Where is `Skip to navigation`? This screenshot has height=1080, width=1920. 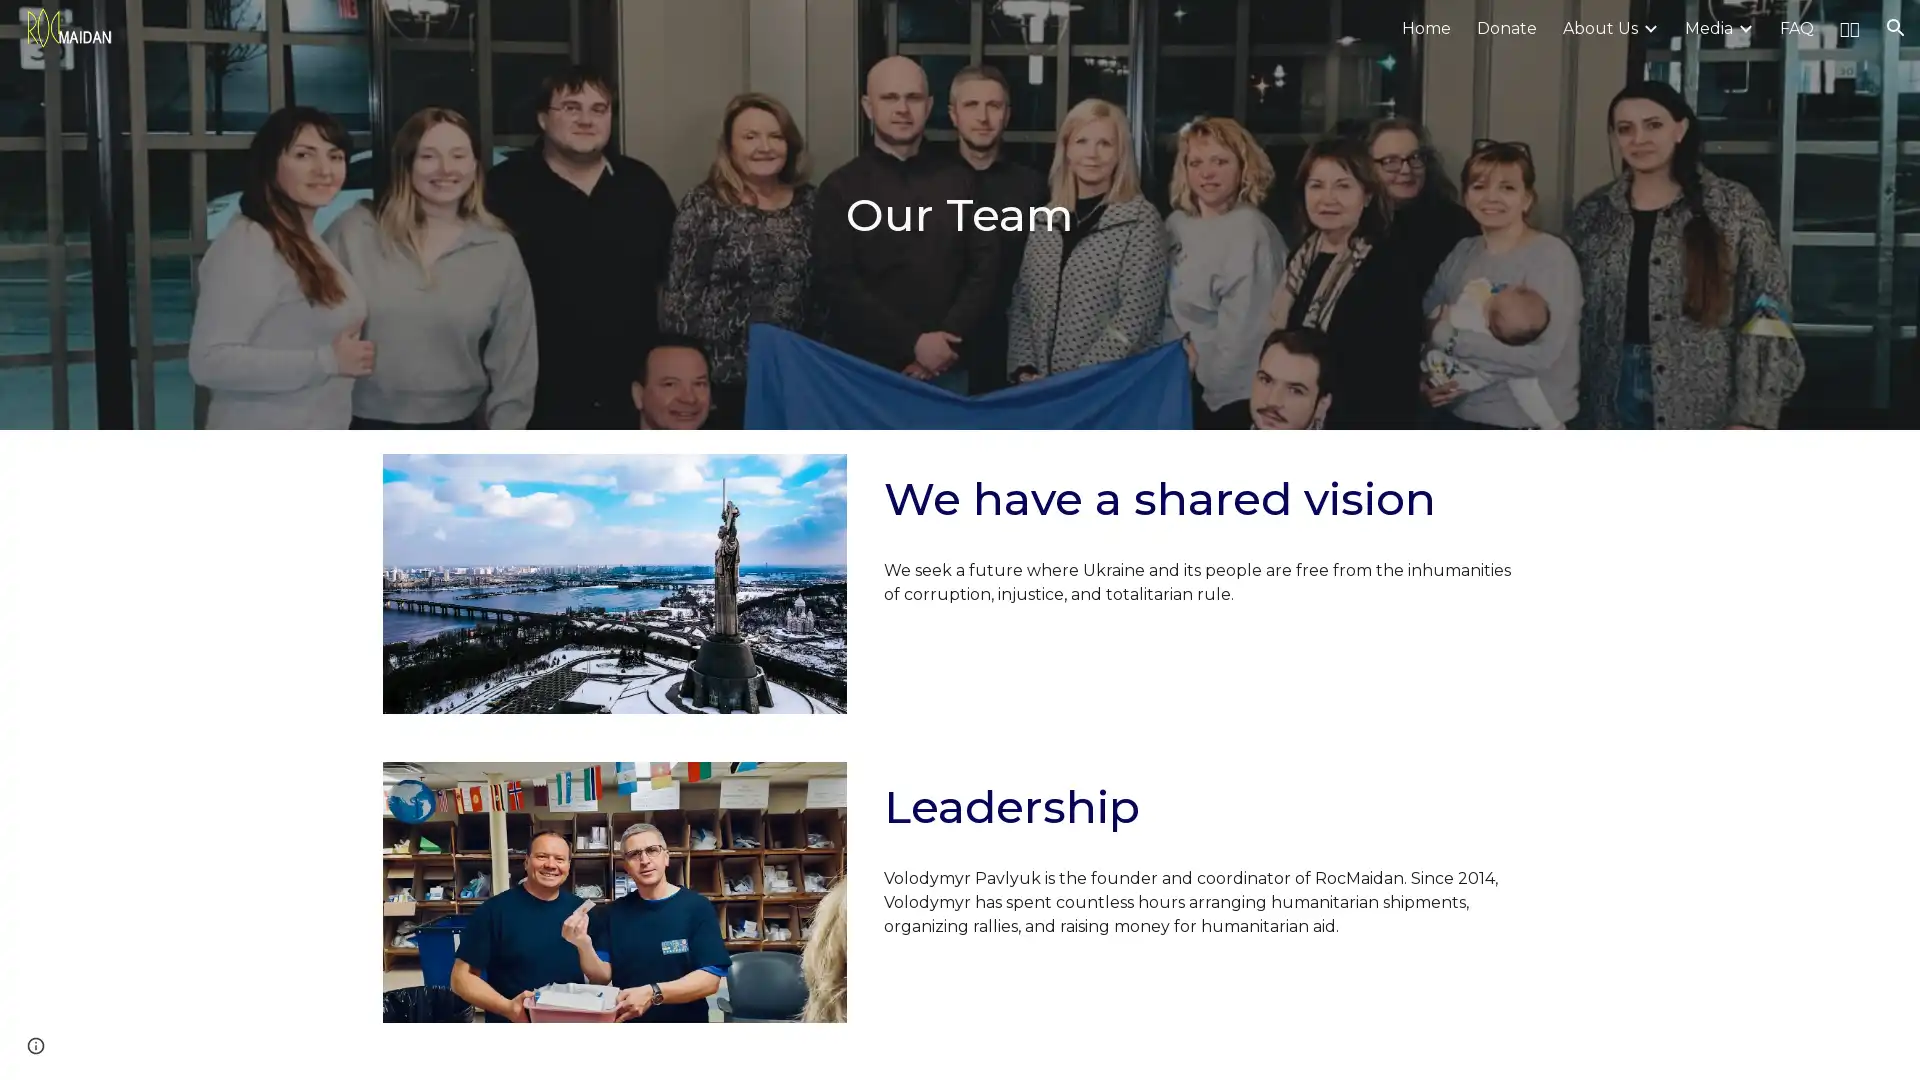
Skip to navigation is located at coordinates (1139, 37).